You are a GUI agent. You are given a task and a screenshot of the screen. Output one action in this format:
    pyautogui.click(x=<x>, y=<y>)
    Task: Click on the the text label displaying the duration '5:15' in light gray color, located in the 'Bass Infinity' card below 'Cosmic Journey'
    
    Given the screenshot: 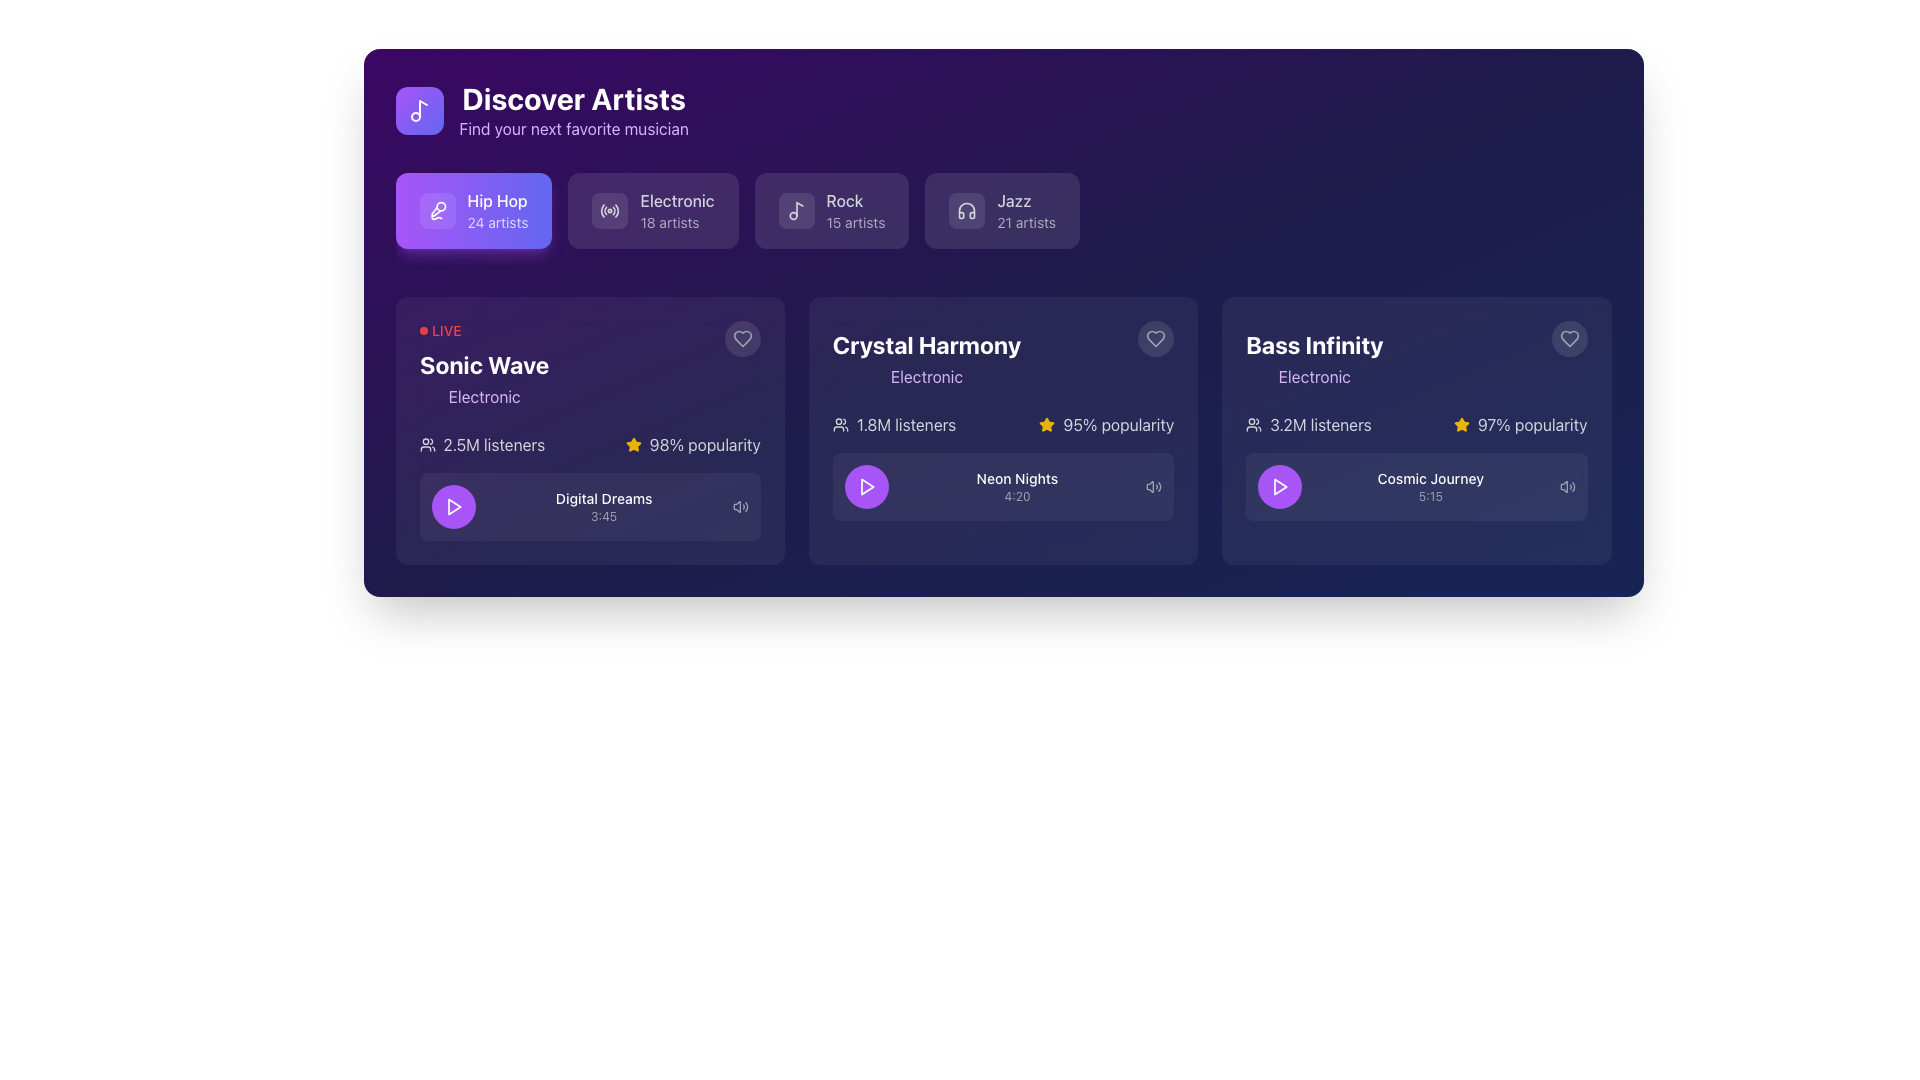 What is the action you would take?
    pyautogui.click(x=1429, y=496)
    